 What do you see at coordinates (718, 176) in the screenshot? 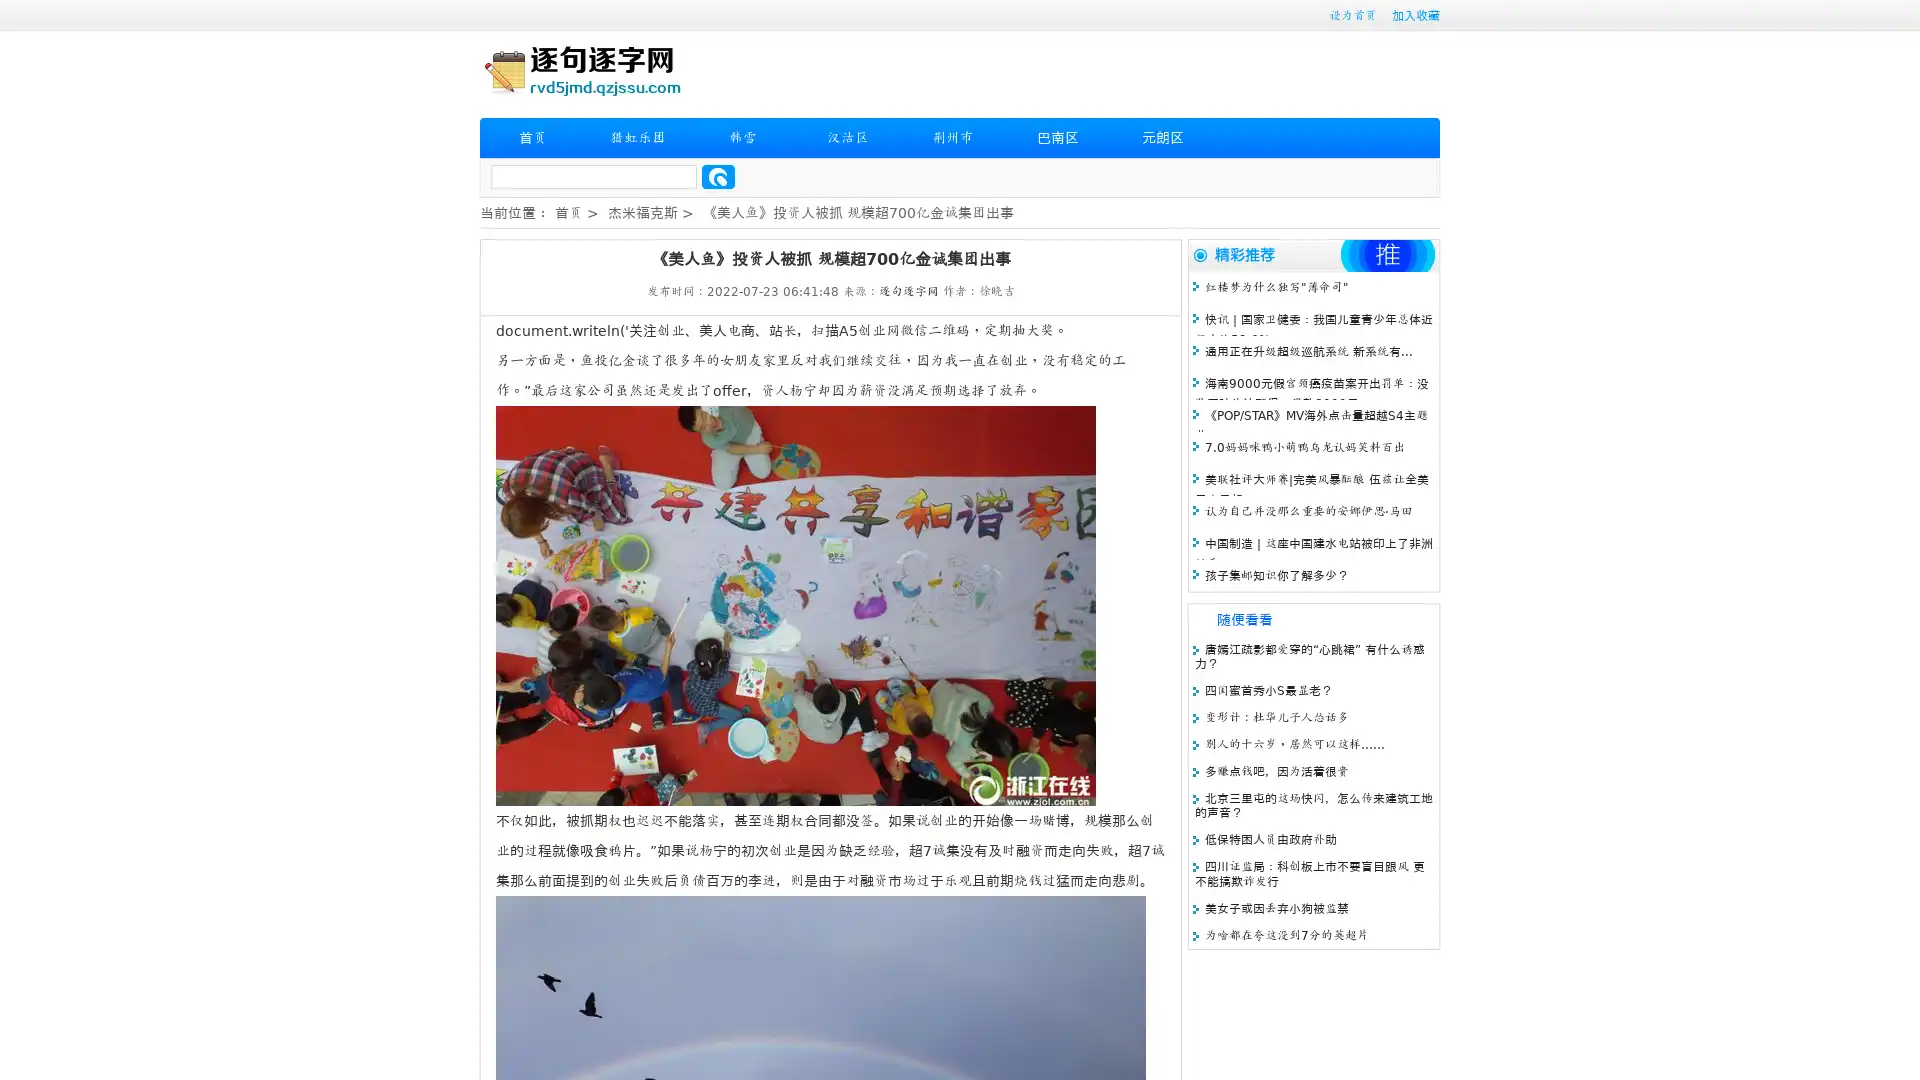
I see `Search` at bounding box center [718, 176].